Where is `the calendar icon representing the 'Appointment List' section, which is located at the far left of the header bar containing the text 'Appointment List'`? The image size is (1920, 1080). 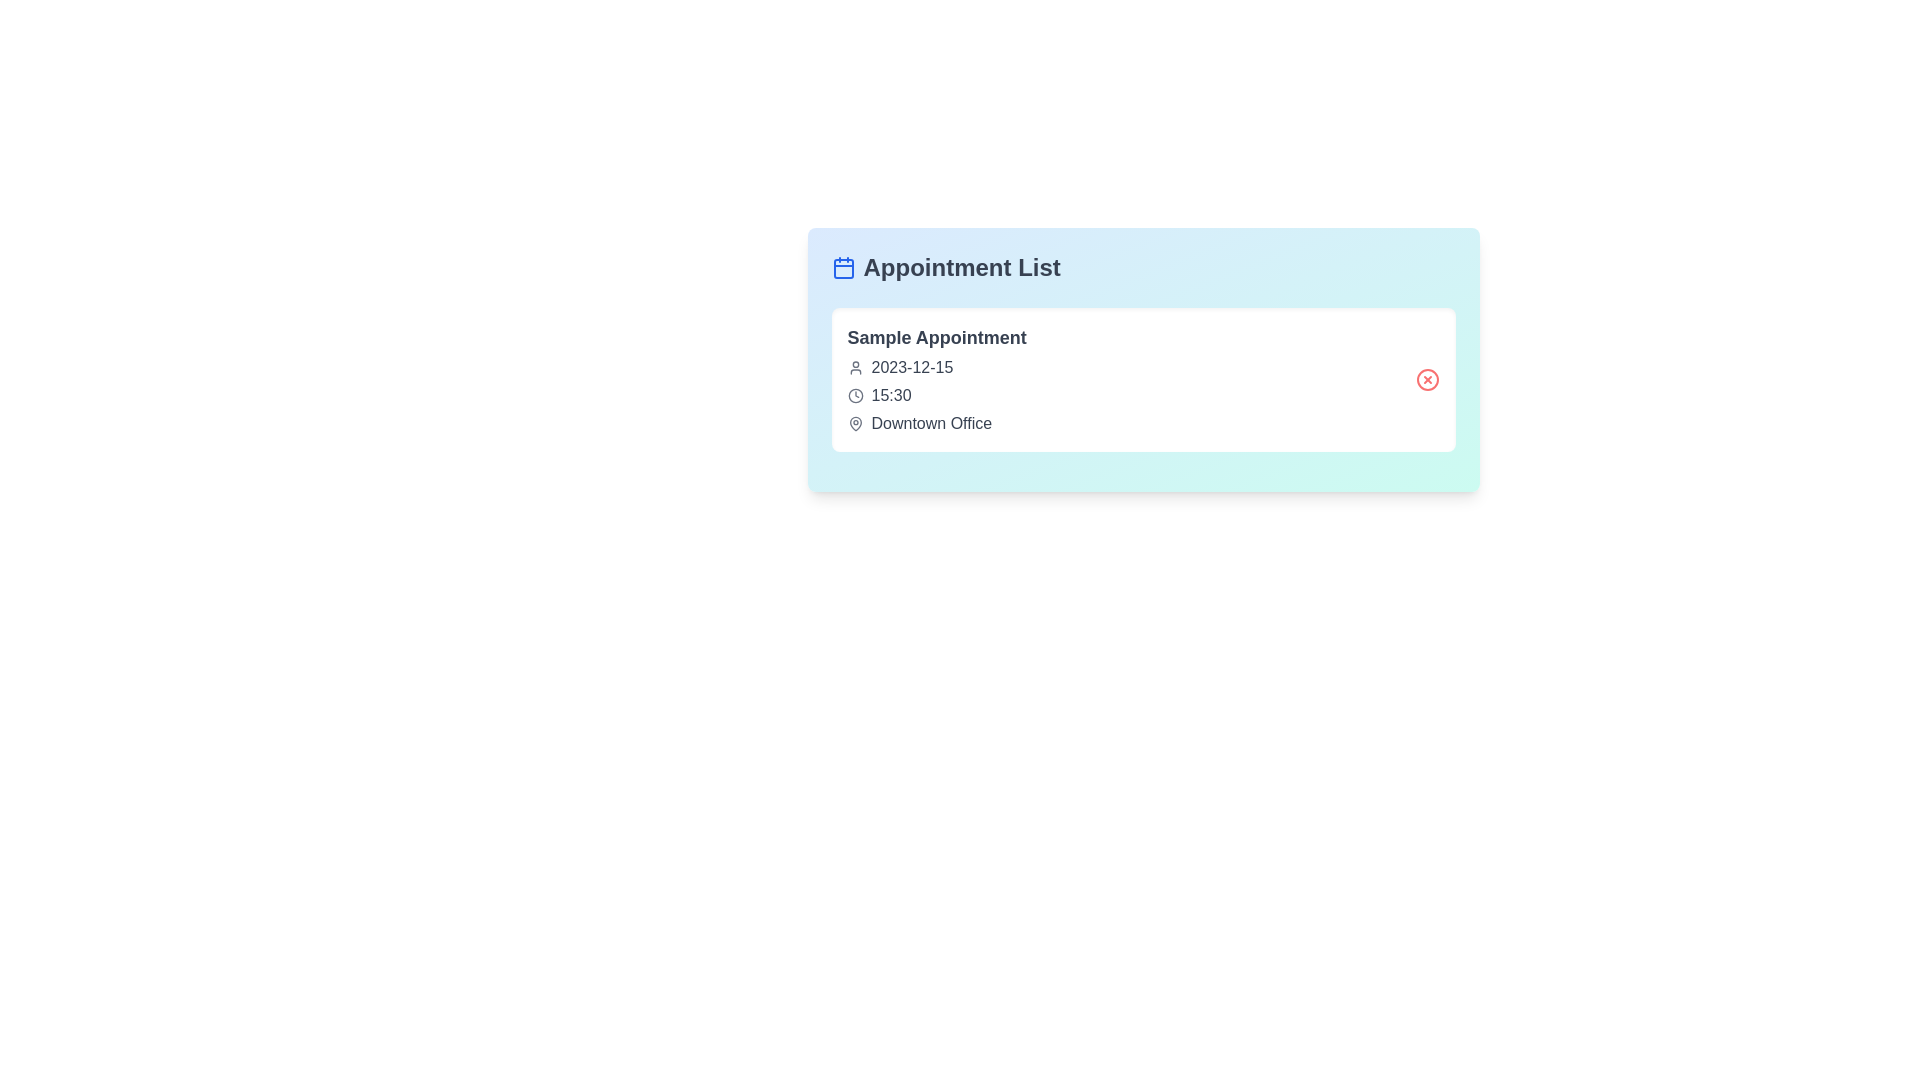 the calendar icon representing the 'Appointment List' section, which is located at the far left of the header bar containing the text 'Appointment List' is located at coordinates (843, 266).